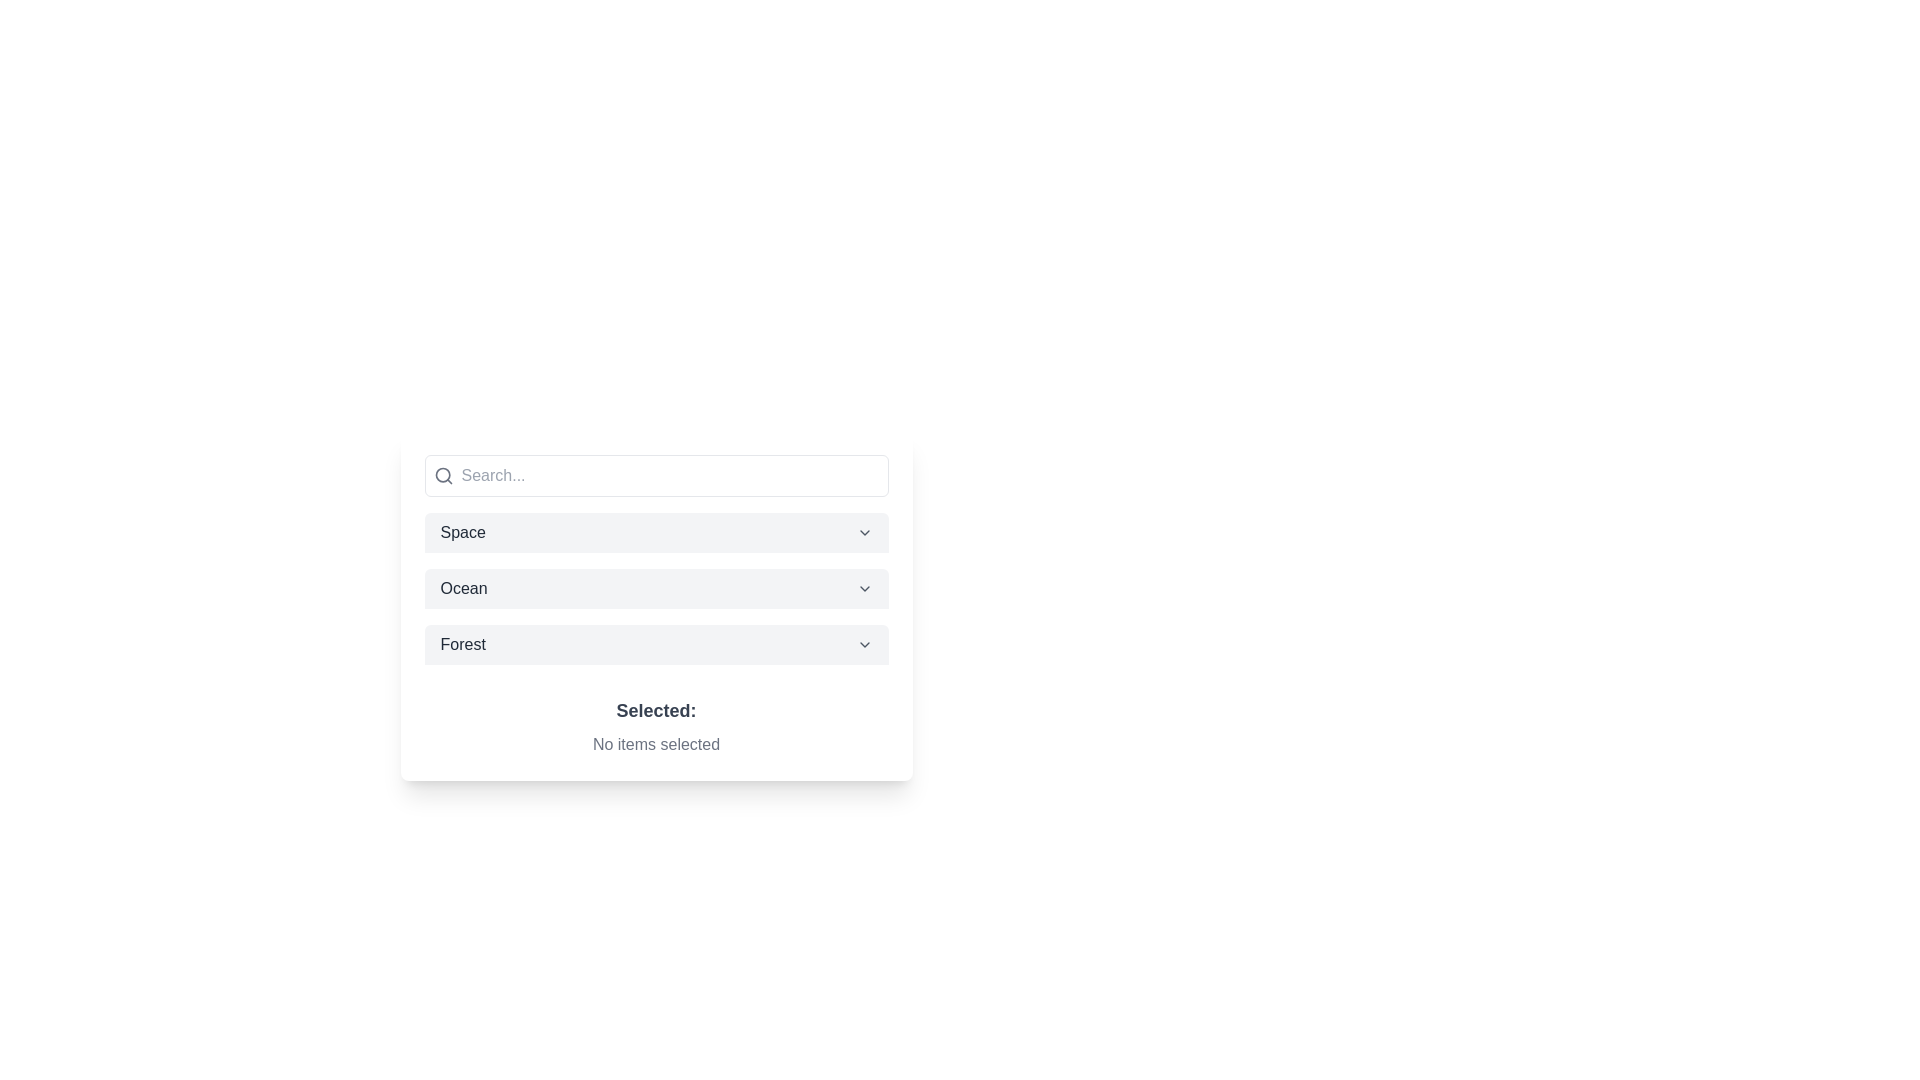  What do you see at coordinates (656, 717) in the screenshot?
I see `the Text display that indicates the current selection status, located at the bottom of a vertically stacked group of items within a card-like layout, beneath the selectable elements labeled 'Space,' 'Ocean,' and 'Forest.'` at bounding box center [656, 717].